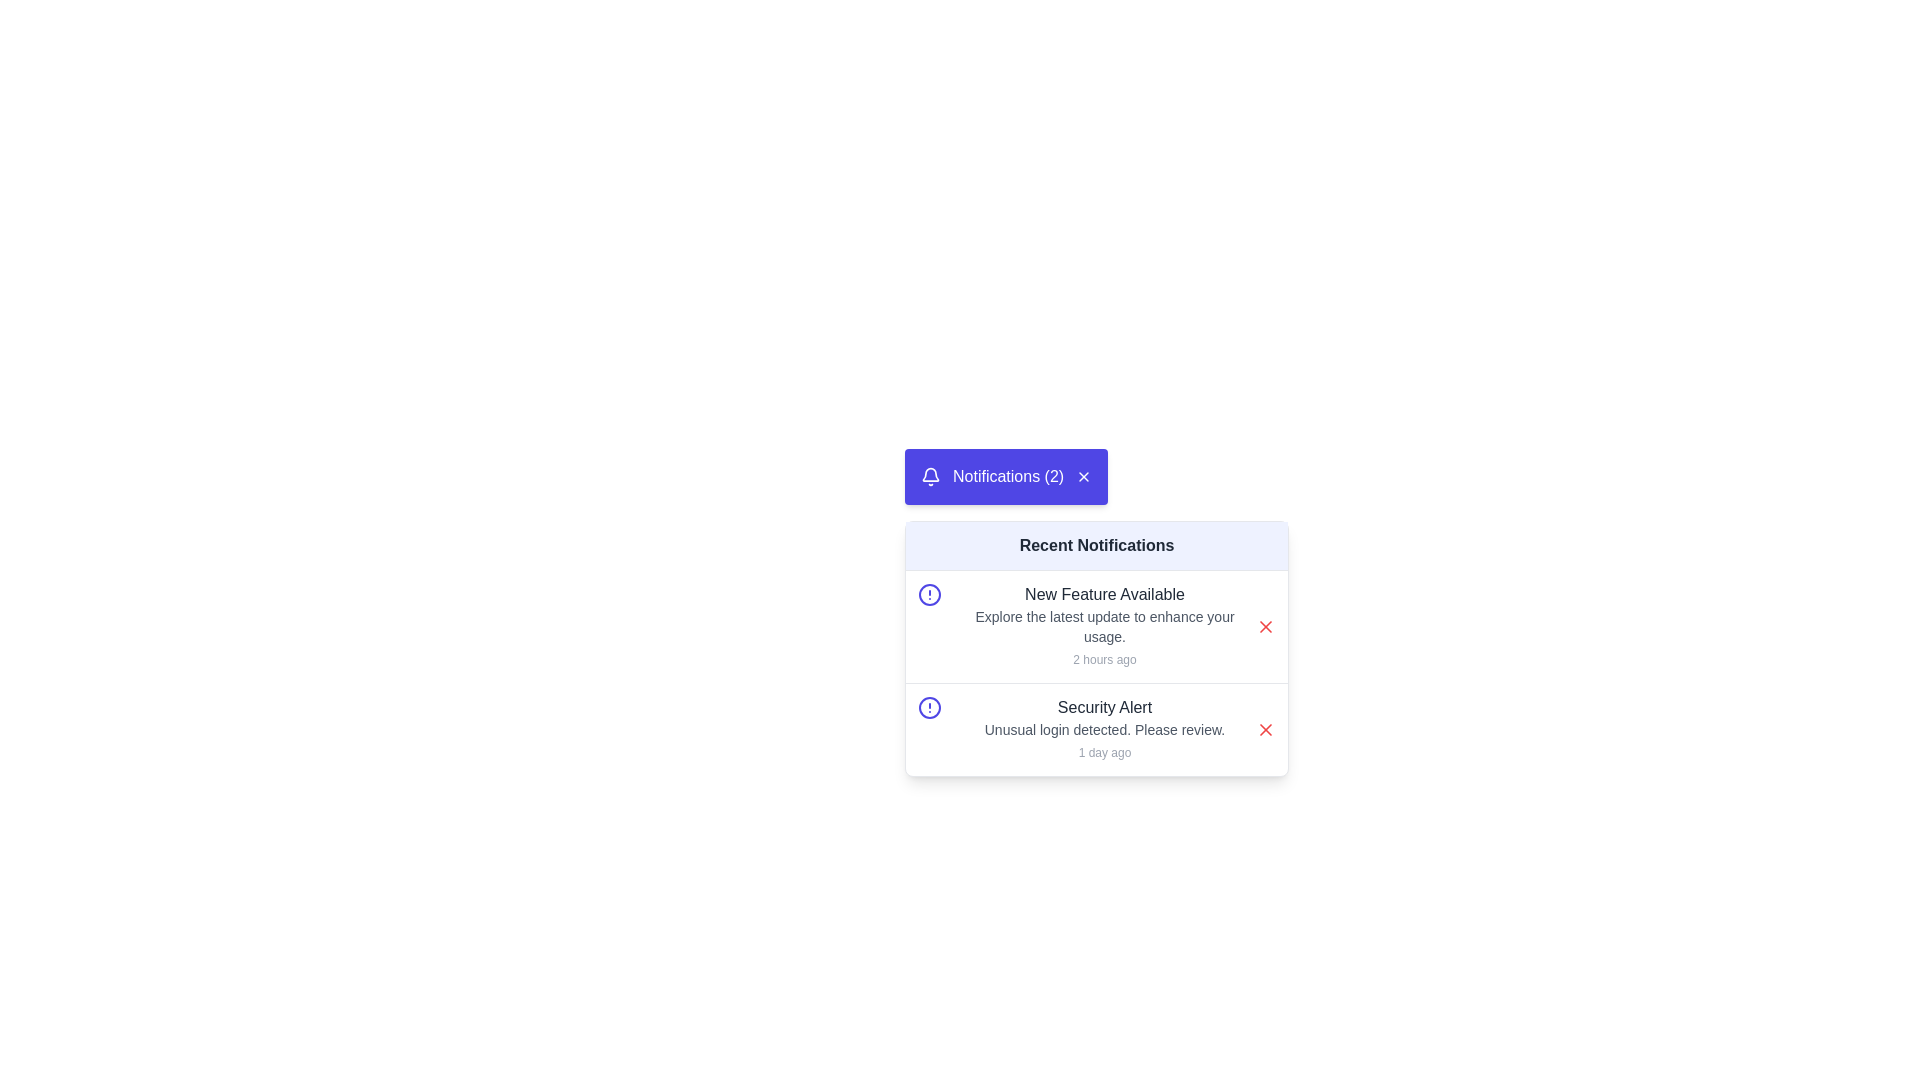  What do you see at coordinates (1103, 626) in the screenshot?
I see `text notification that says 'Explore the latest update to enhance your usage.' located in the first notification card below the heading 'New Feature Available'` at bounding box center [1103, 626].